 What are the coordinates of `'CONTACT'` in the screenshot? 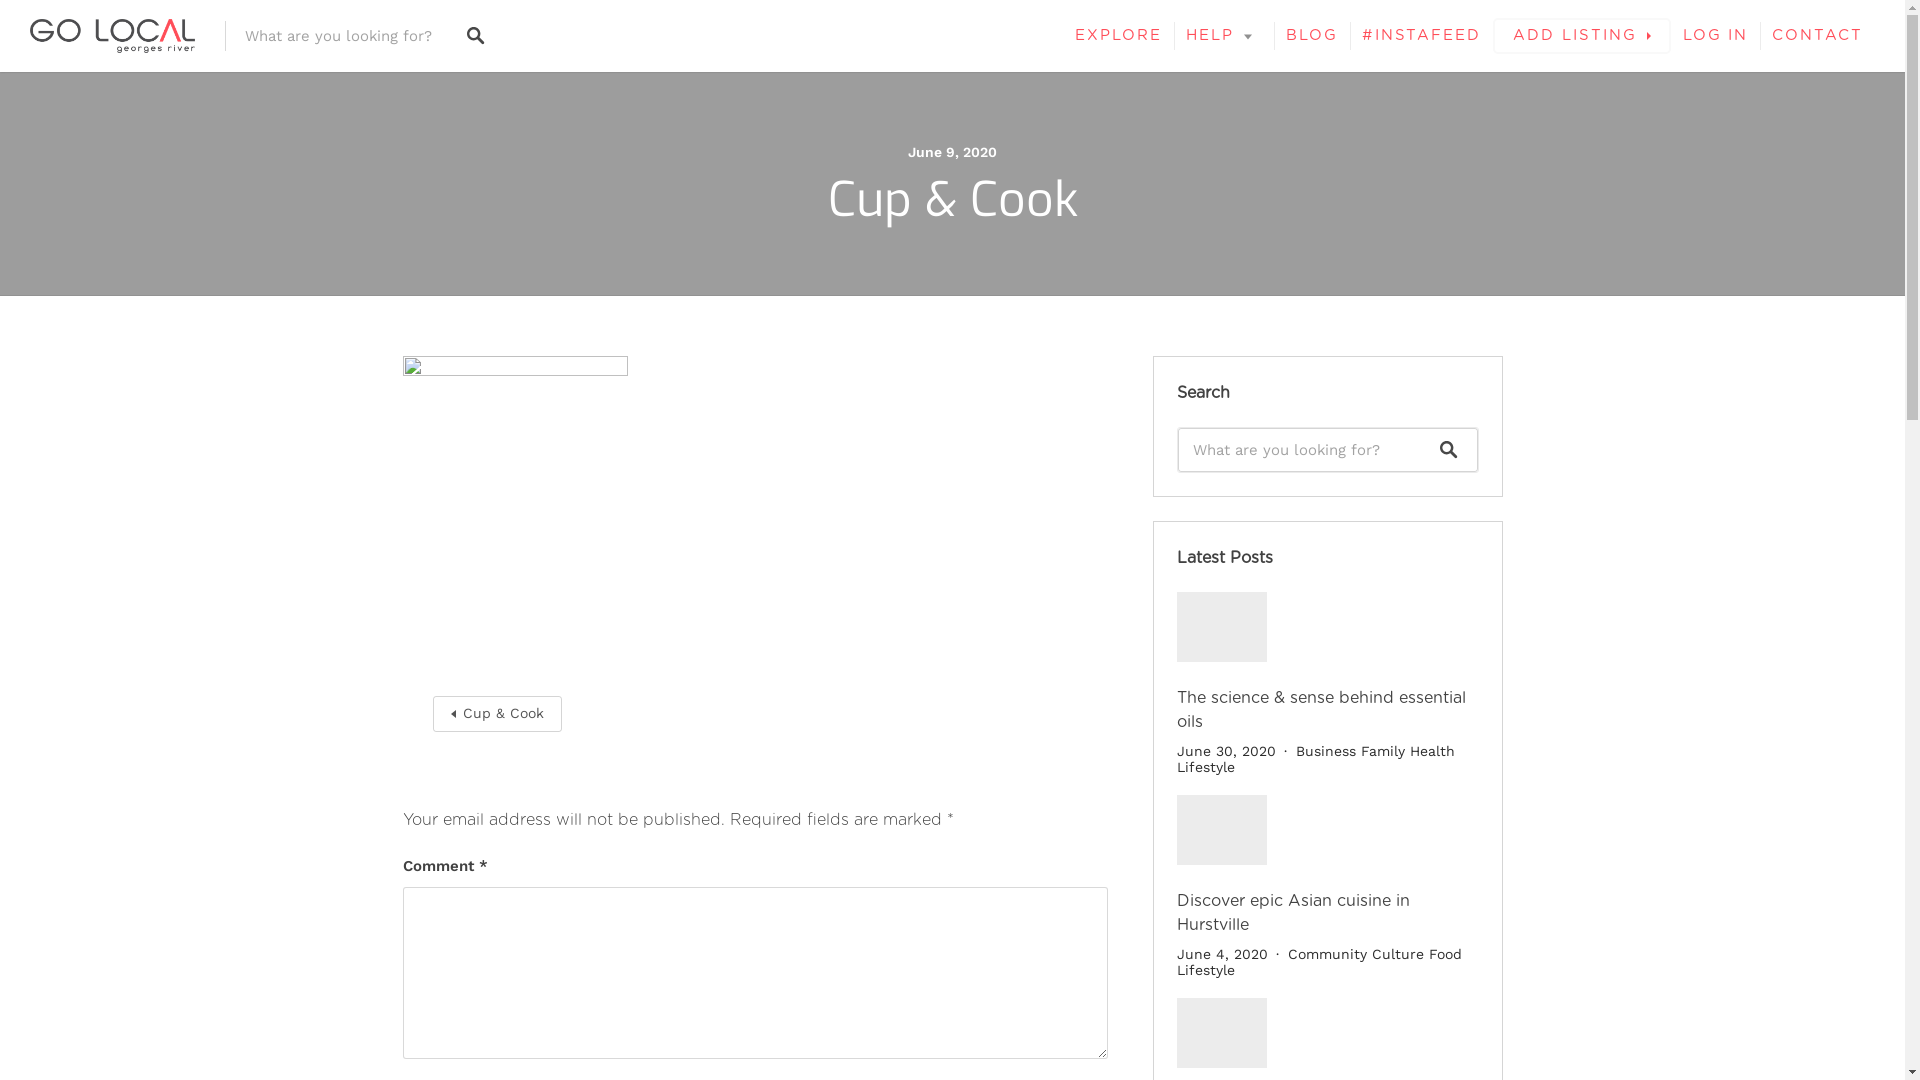 It's located at (1817, 36).